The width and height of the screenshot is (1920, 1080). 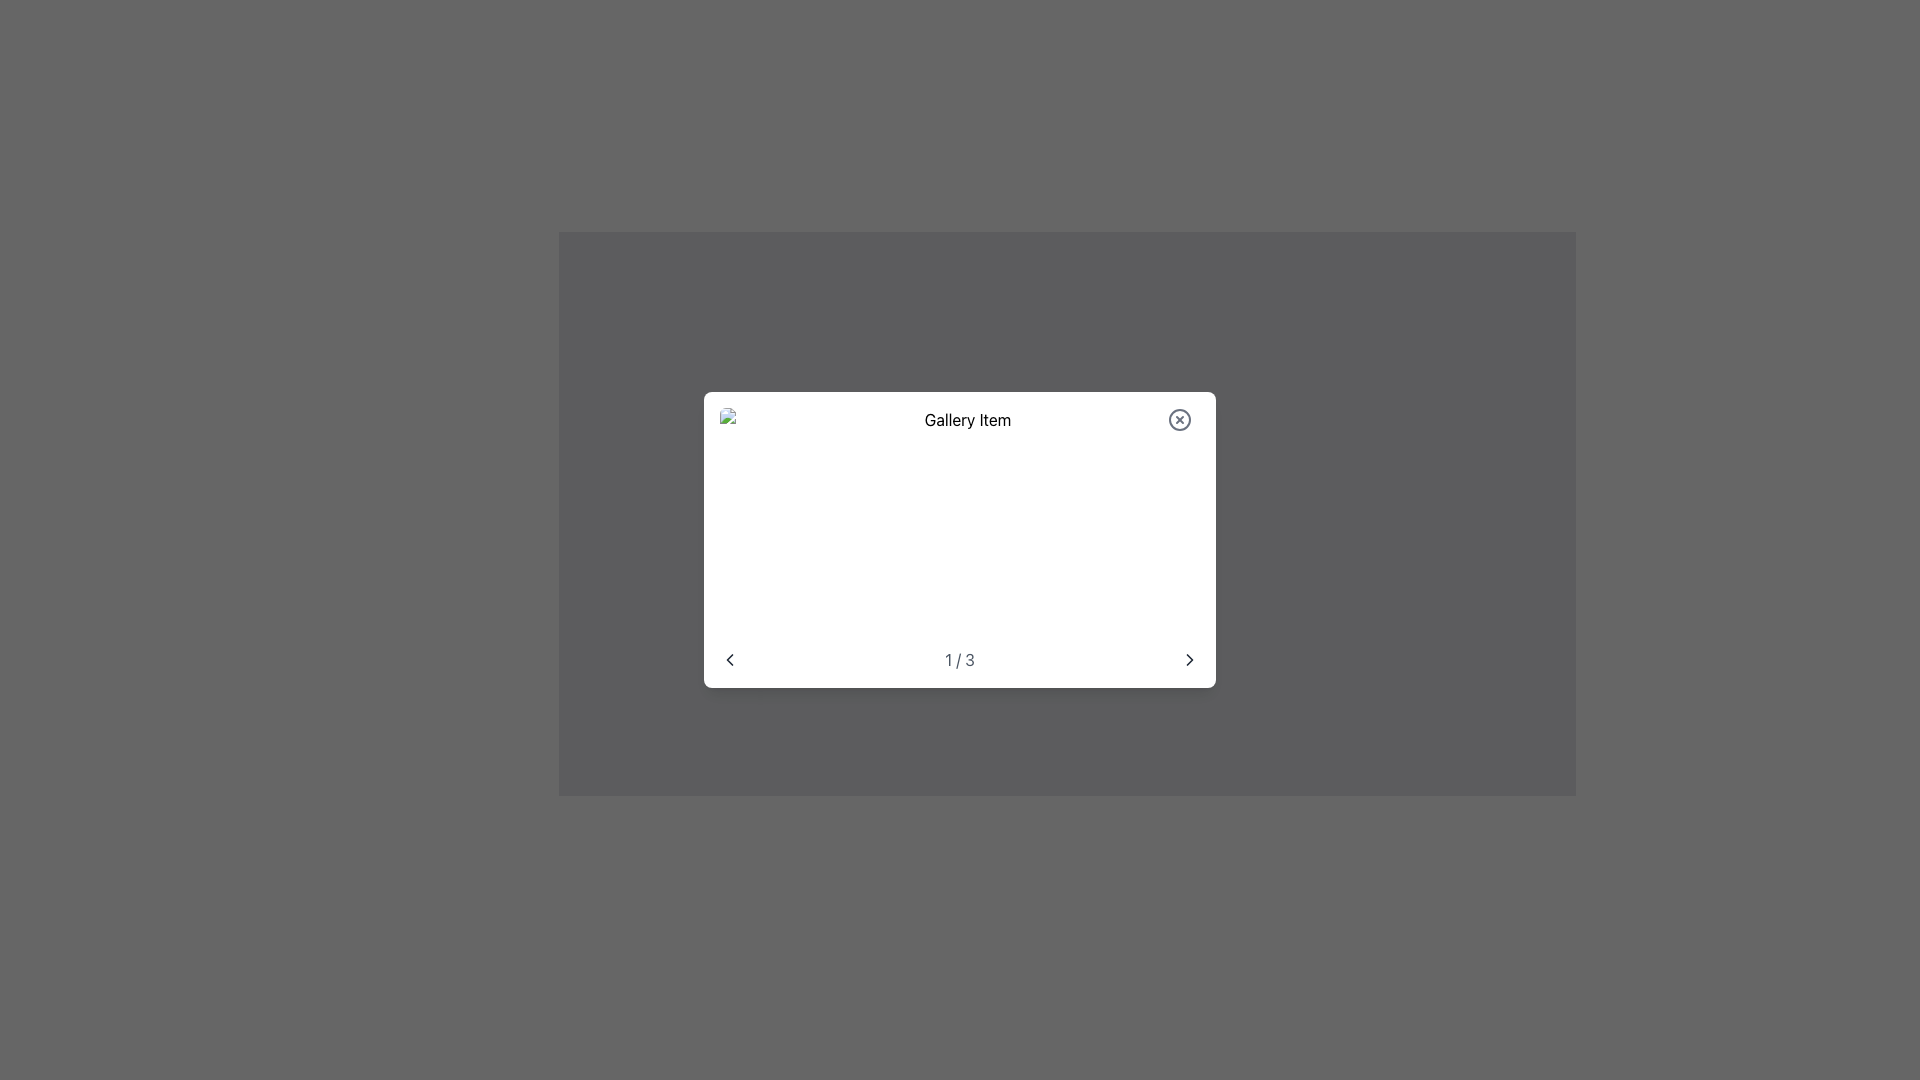 What do you see at coordinates (960, 659) in the screenshot?
I see `the text display that shows '1 / 3', styled in gray font, located at the bottom center of the modal interface` at bounding box center [960, 659].